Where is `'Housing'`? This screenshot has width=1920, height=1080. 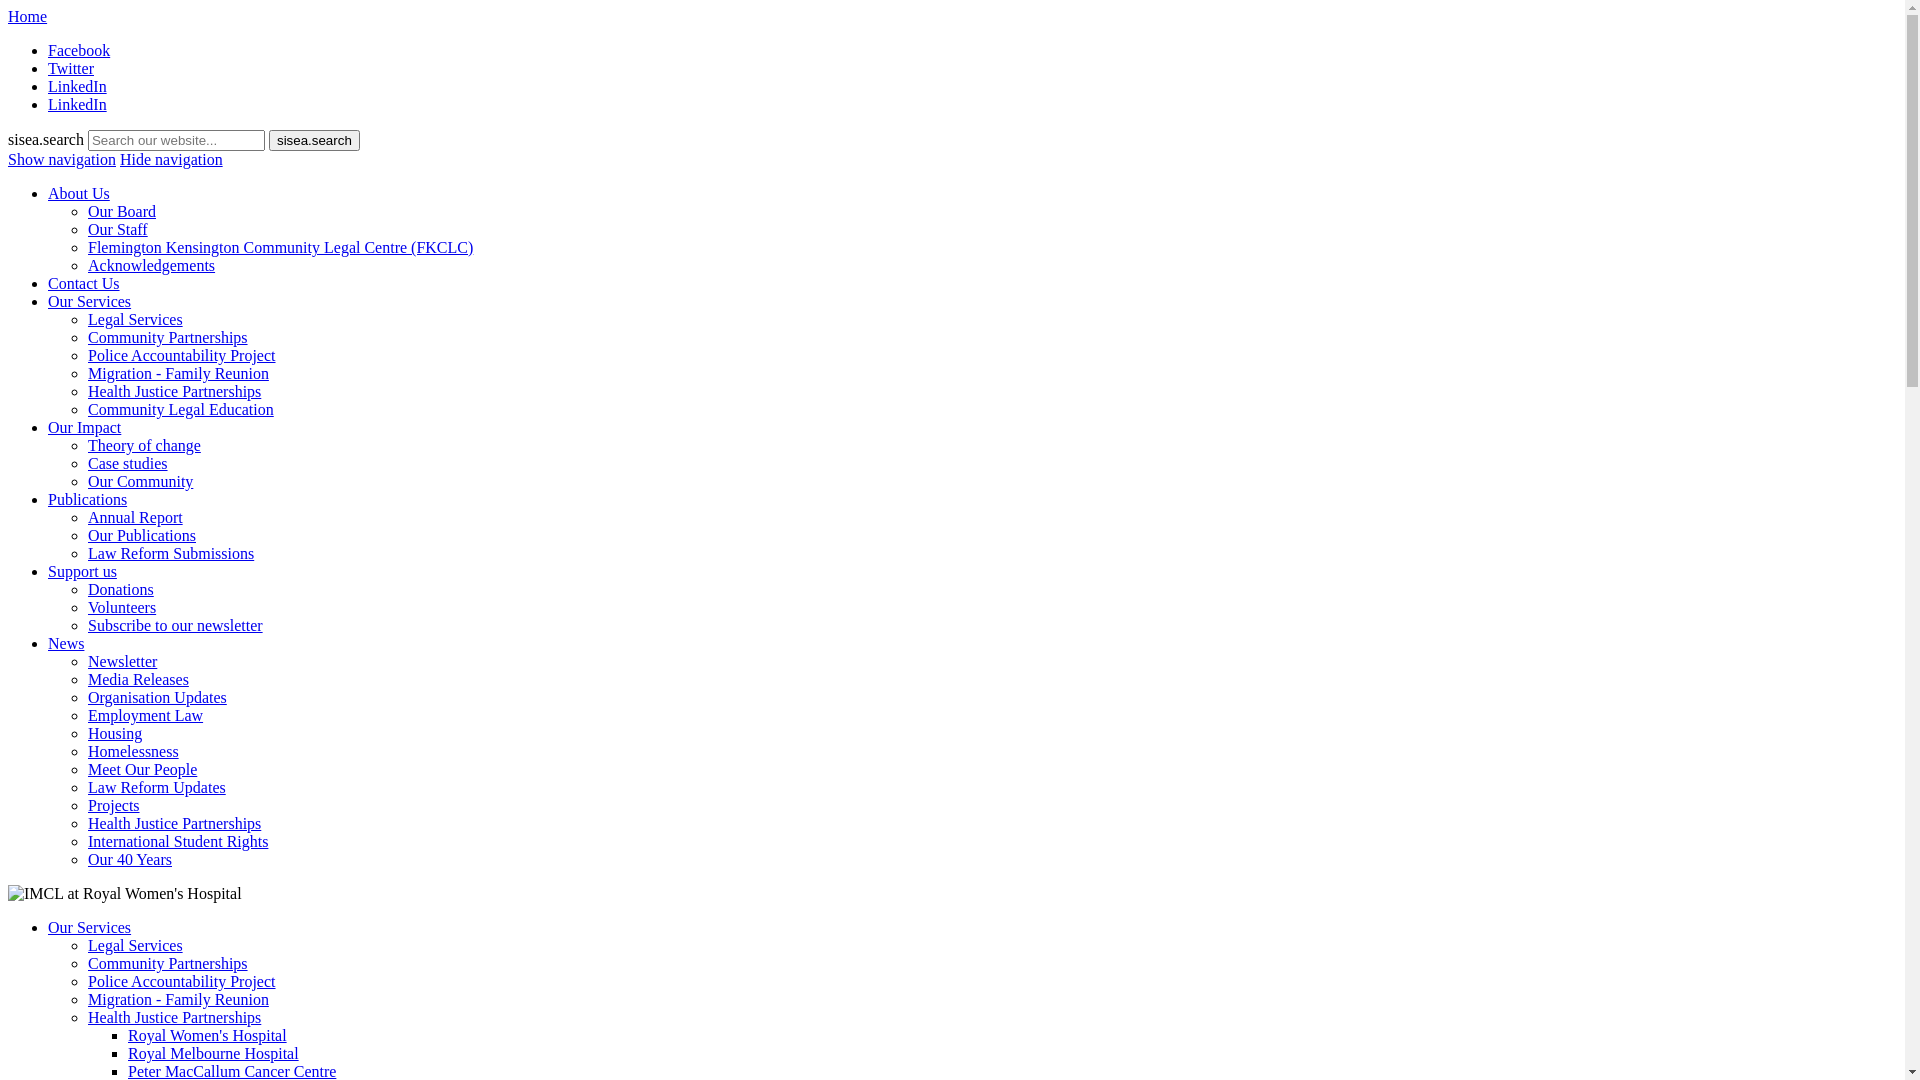
'Housing' is located at coordinates (114, 733).